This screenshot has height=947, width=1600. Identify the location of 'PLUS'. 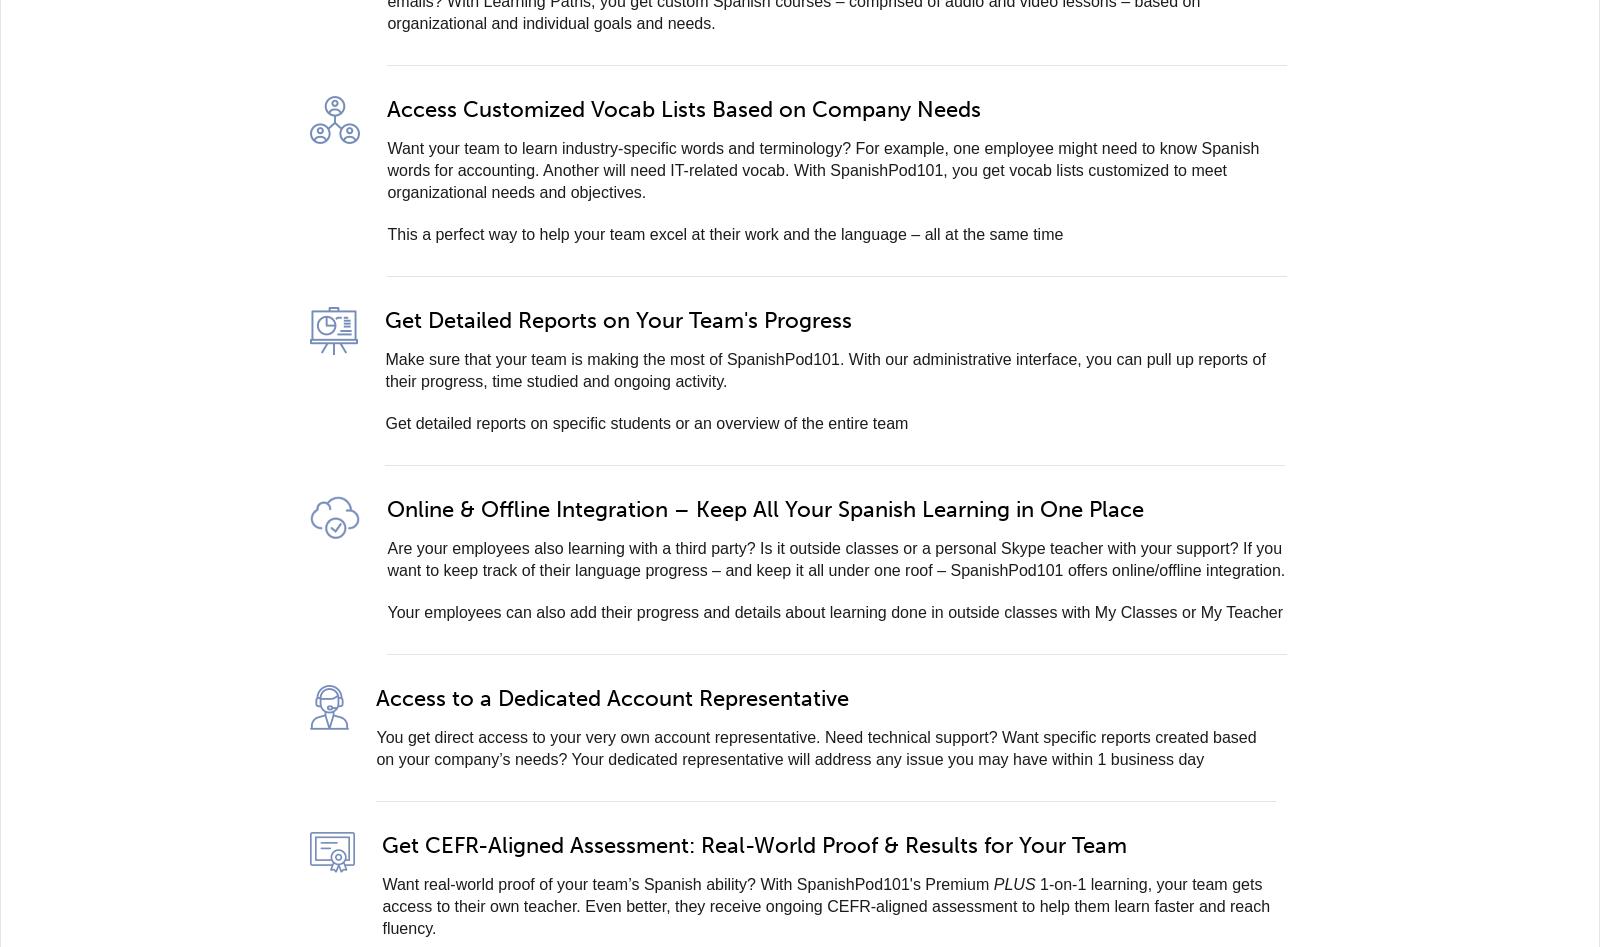
(1014, 883).